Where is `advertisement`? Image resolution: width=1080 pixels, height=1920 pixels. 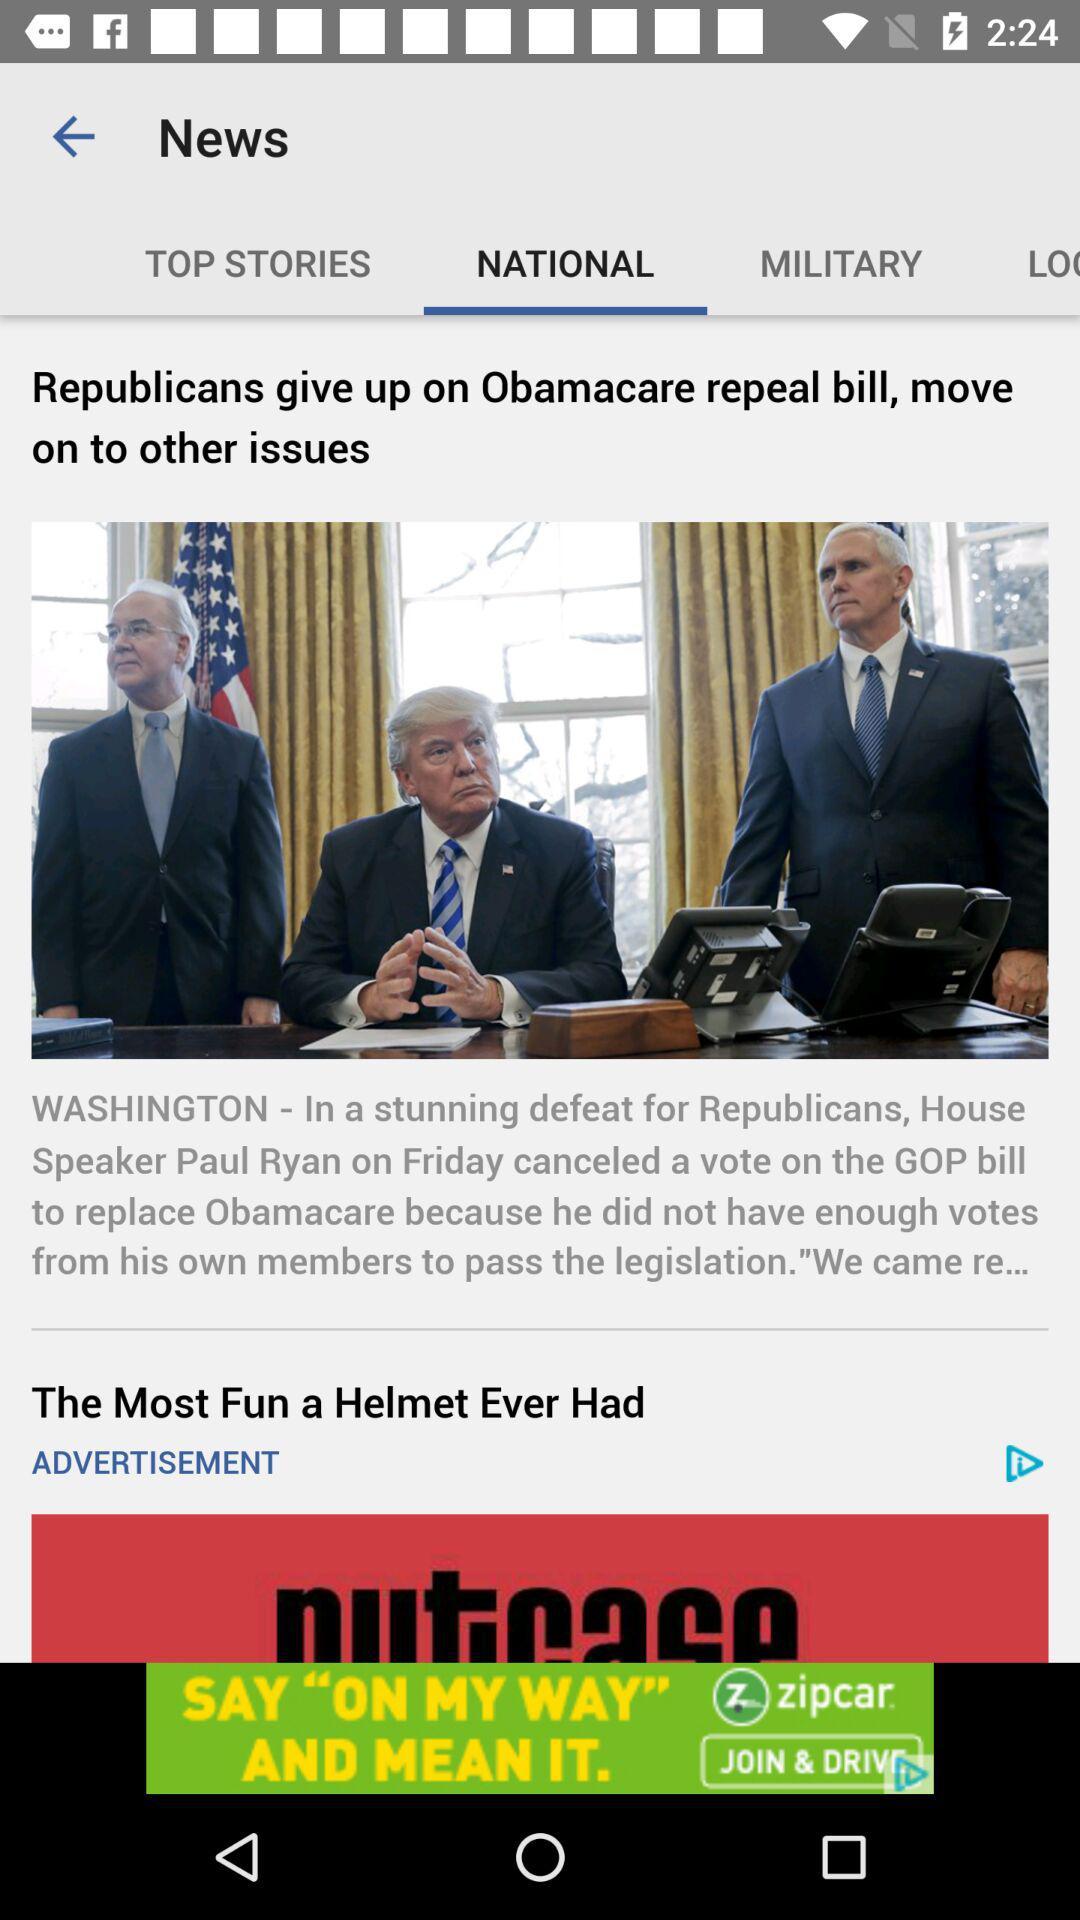 advertisement is located at coordinates (540, 1587).